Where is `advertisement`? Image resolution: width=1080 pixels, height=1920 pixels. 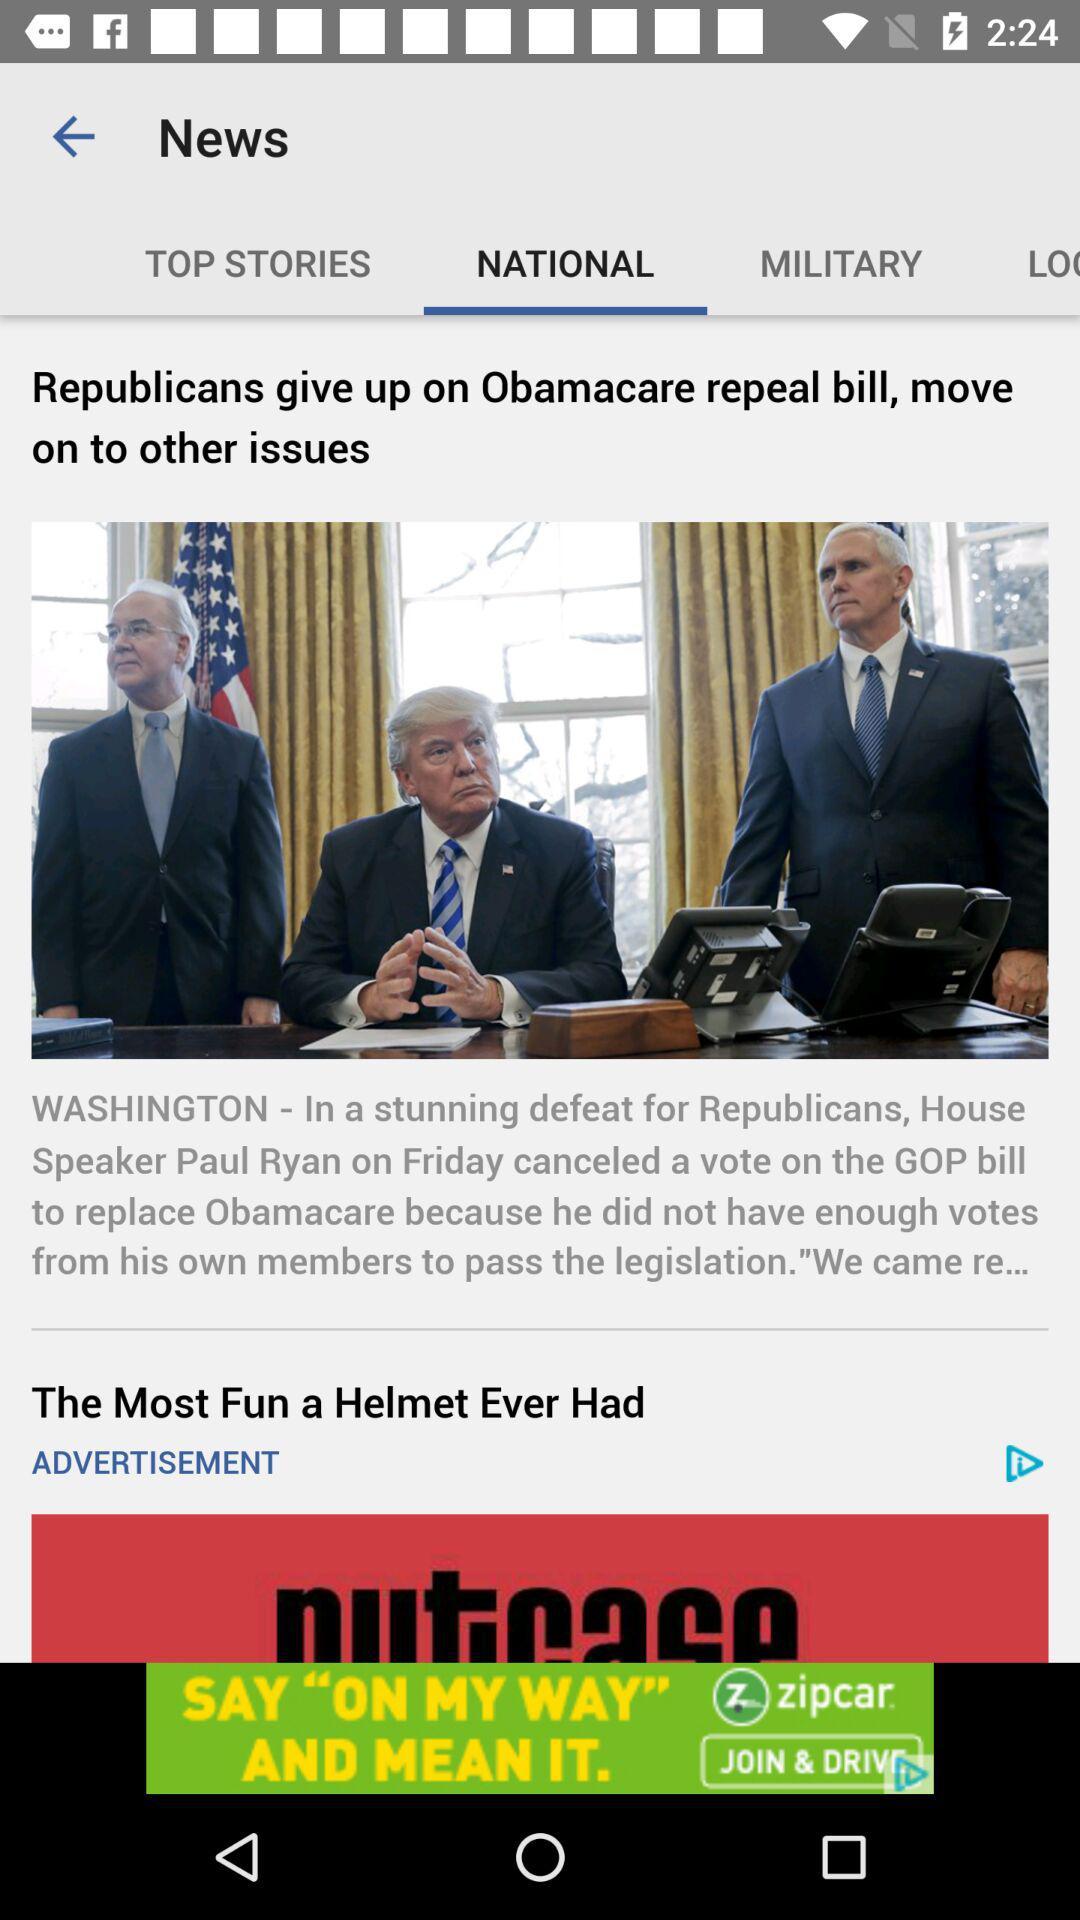 advertisement is located at coordinates (540, 1587).